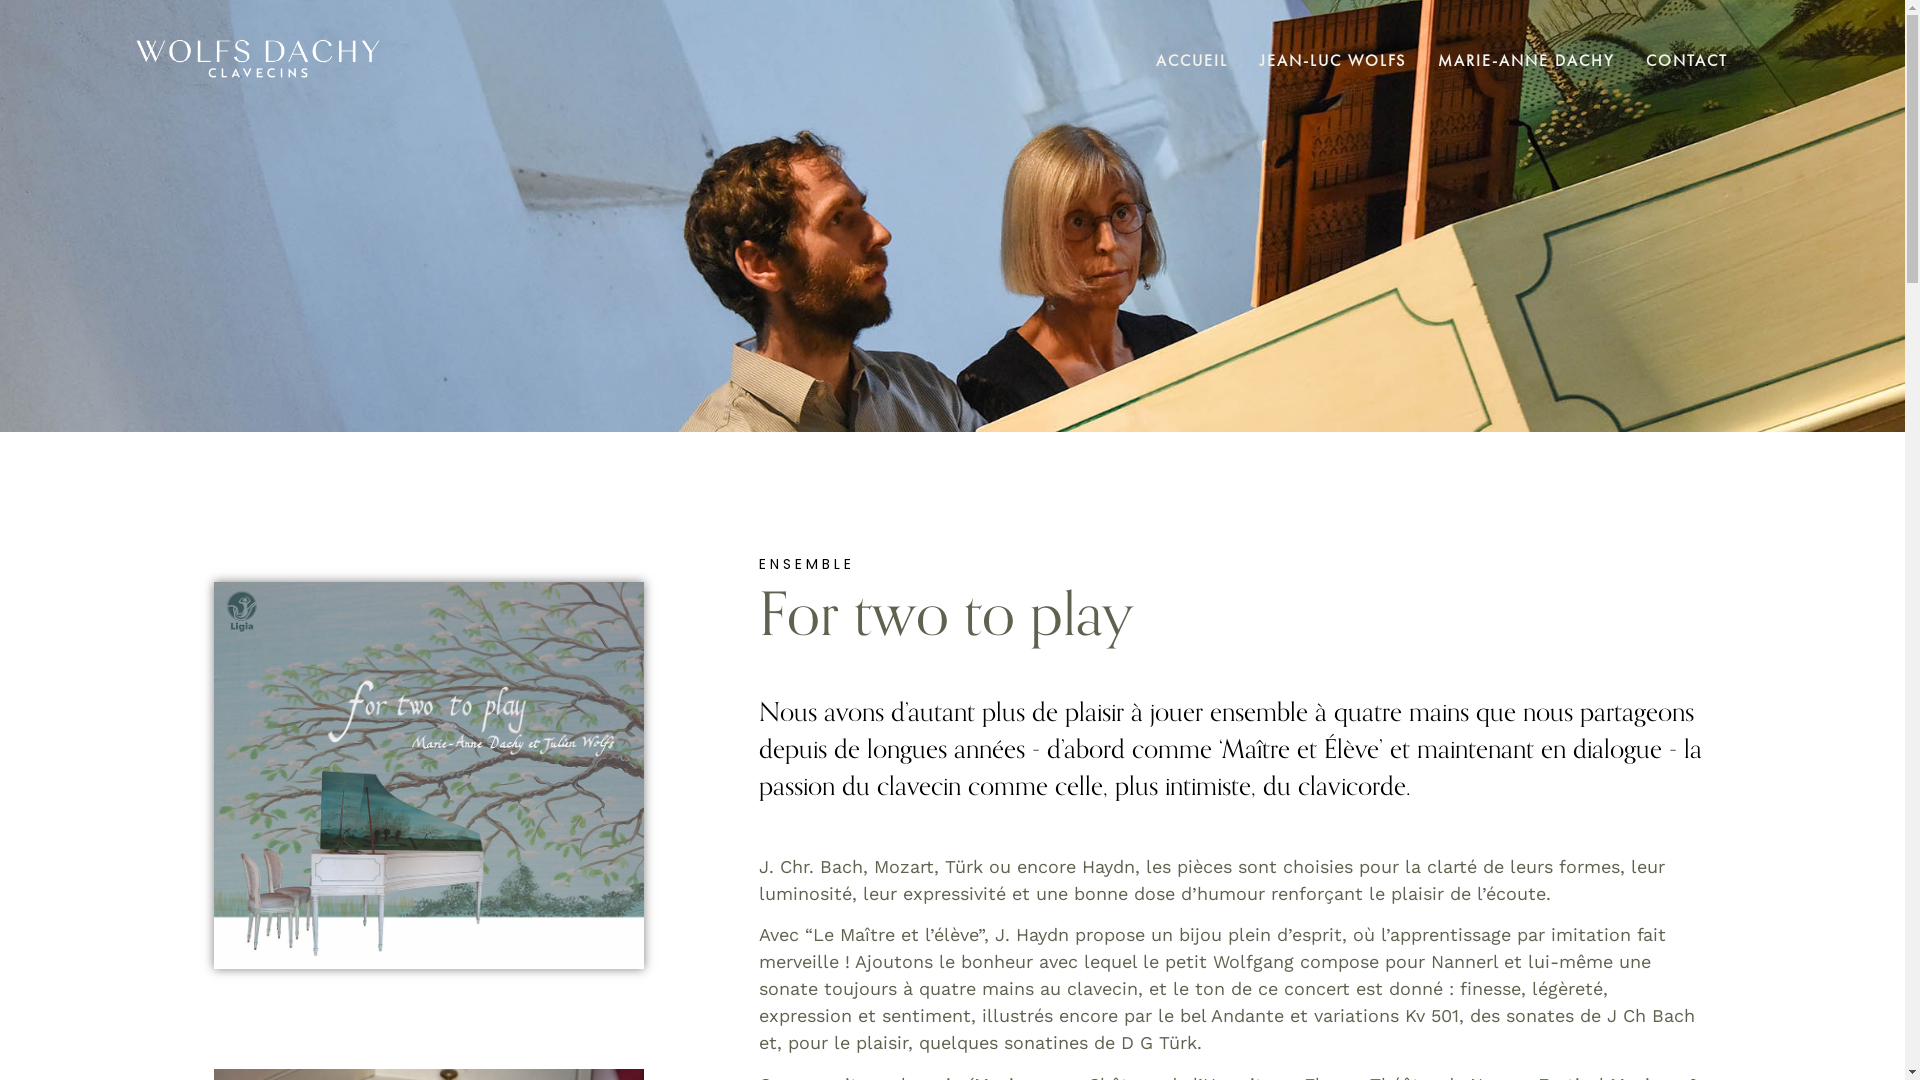  I want to click on 'JEAN-LUC WOLFS', so click(1333, 58).